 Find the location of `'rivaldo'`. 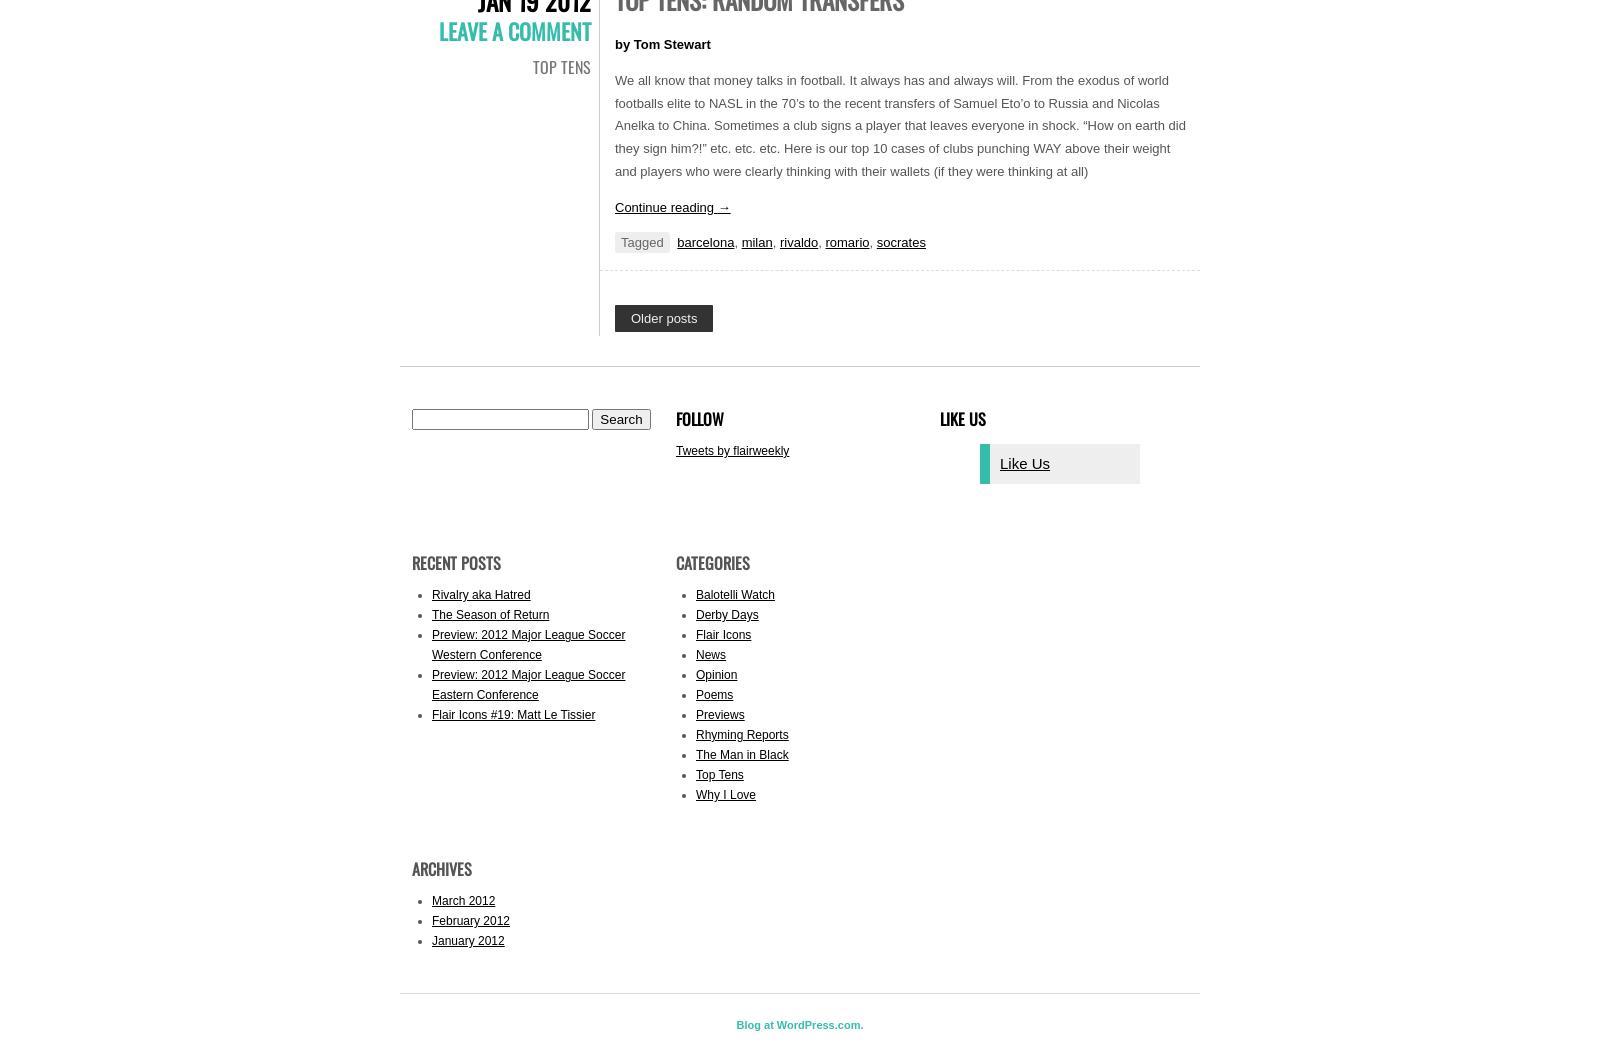

'rivaldo' is located at coordinates (798, 242).